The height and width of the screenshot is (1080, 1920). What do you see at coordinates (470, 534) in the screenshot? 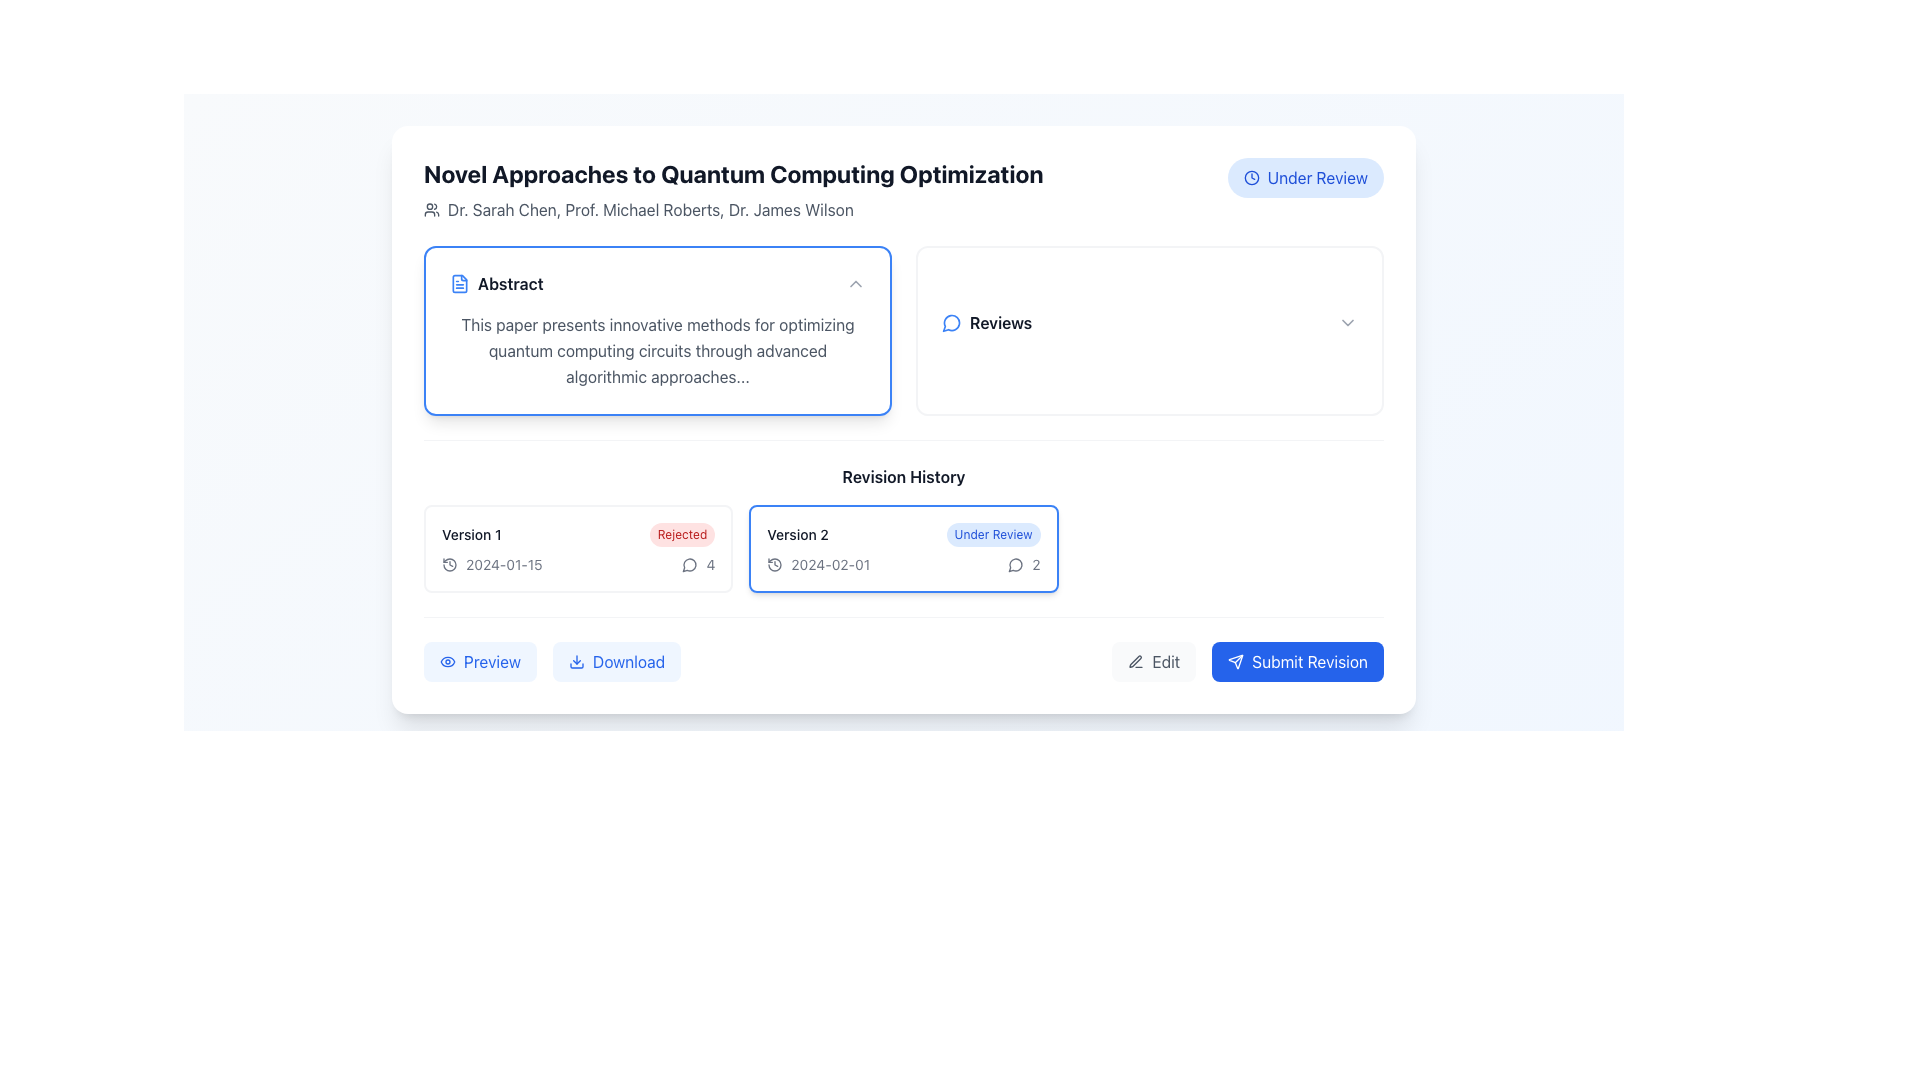
I see `the 'Version 1' text label in the 'Revision History' section, which indicates the document's version and is positioned next to the 'Rejected' status indicator` at bounding box center [470, 534].